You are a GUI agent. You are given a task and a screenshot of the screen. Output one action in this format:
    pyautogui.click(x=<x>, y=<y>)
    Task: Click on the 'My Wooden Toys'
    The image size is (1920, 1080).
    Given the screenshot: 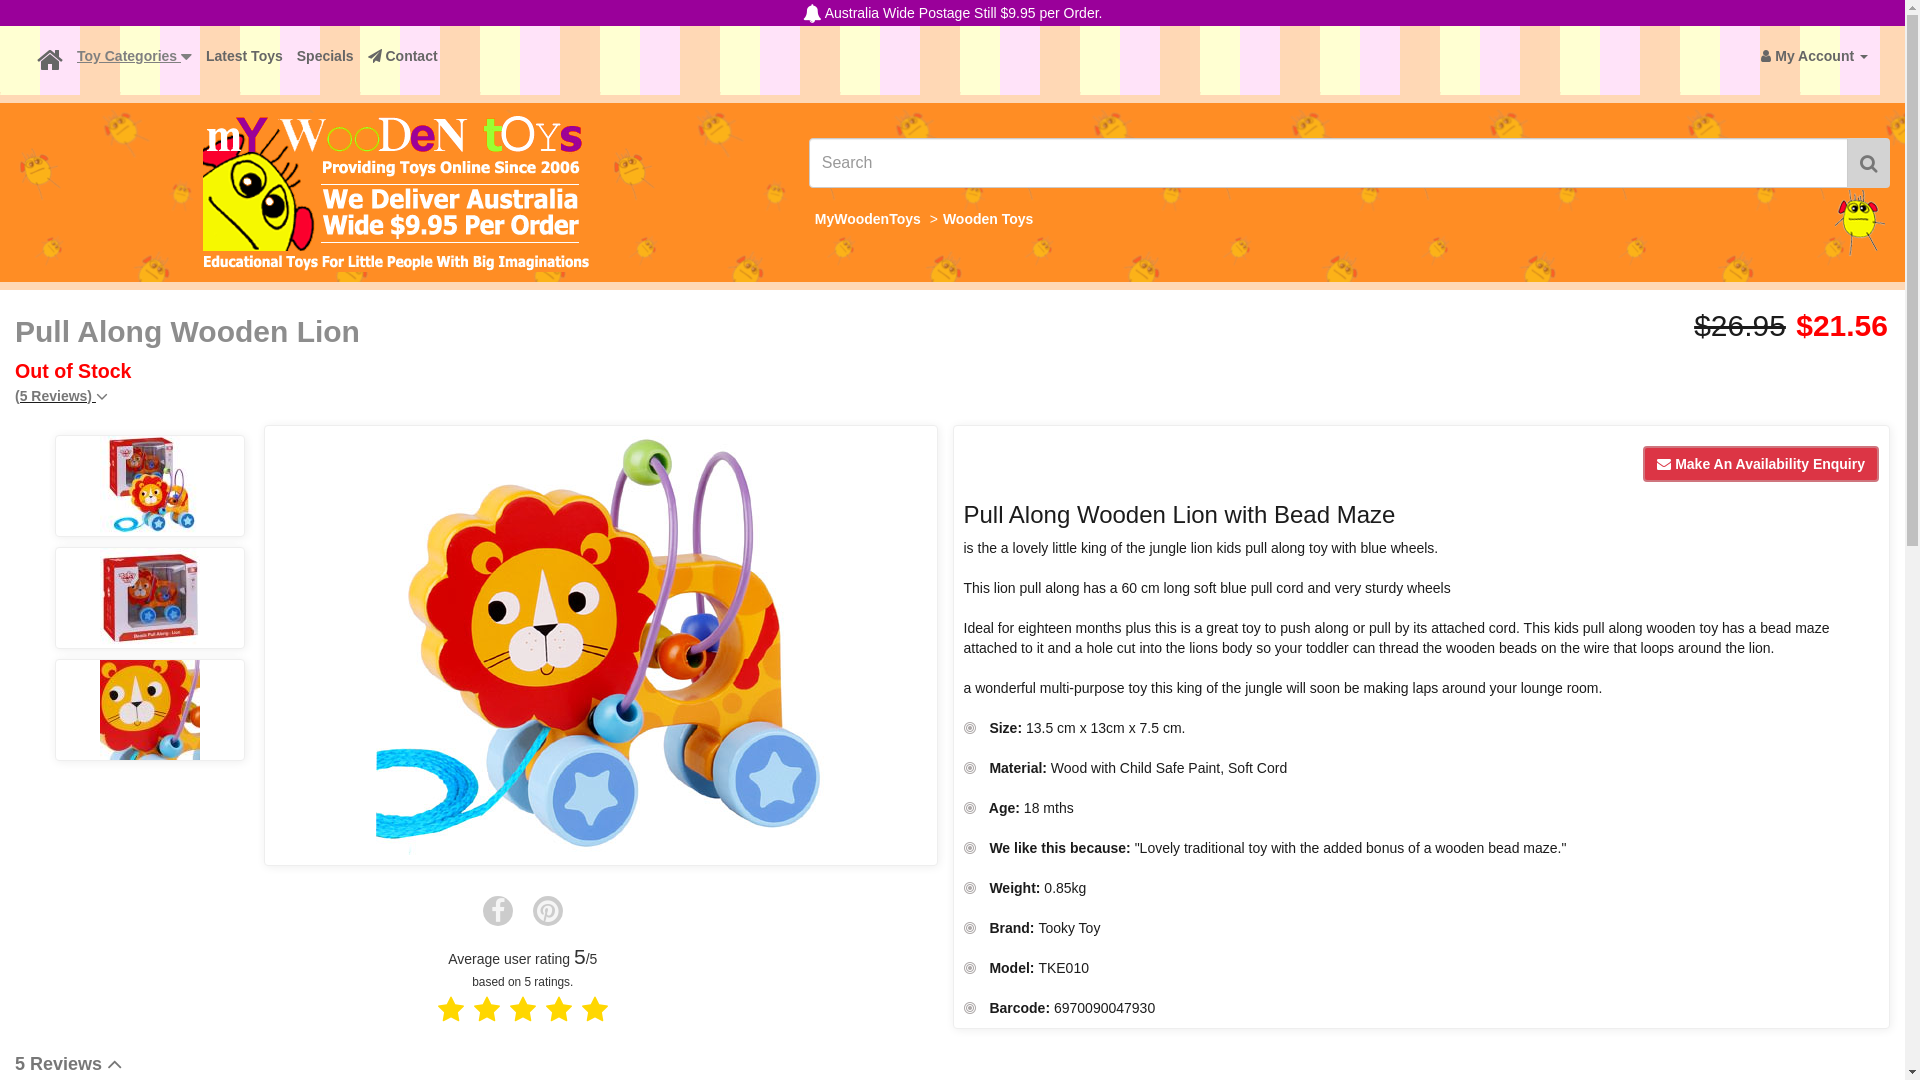 What is the action you would take?
    pyautogui.click(x=396, y=192)
    